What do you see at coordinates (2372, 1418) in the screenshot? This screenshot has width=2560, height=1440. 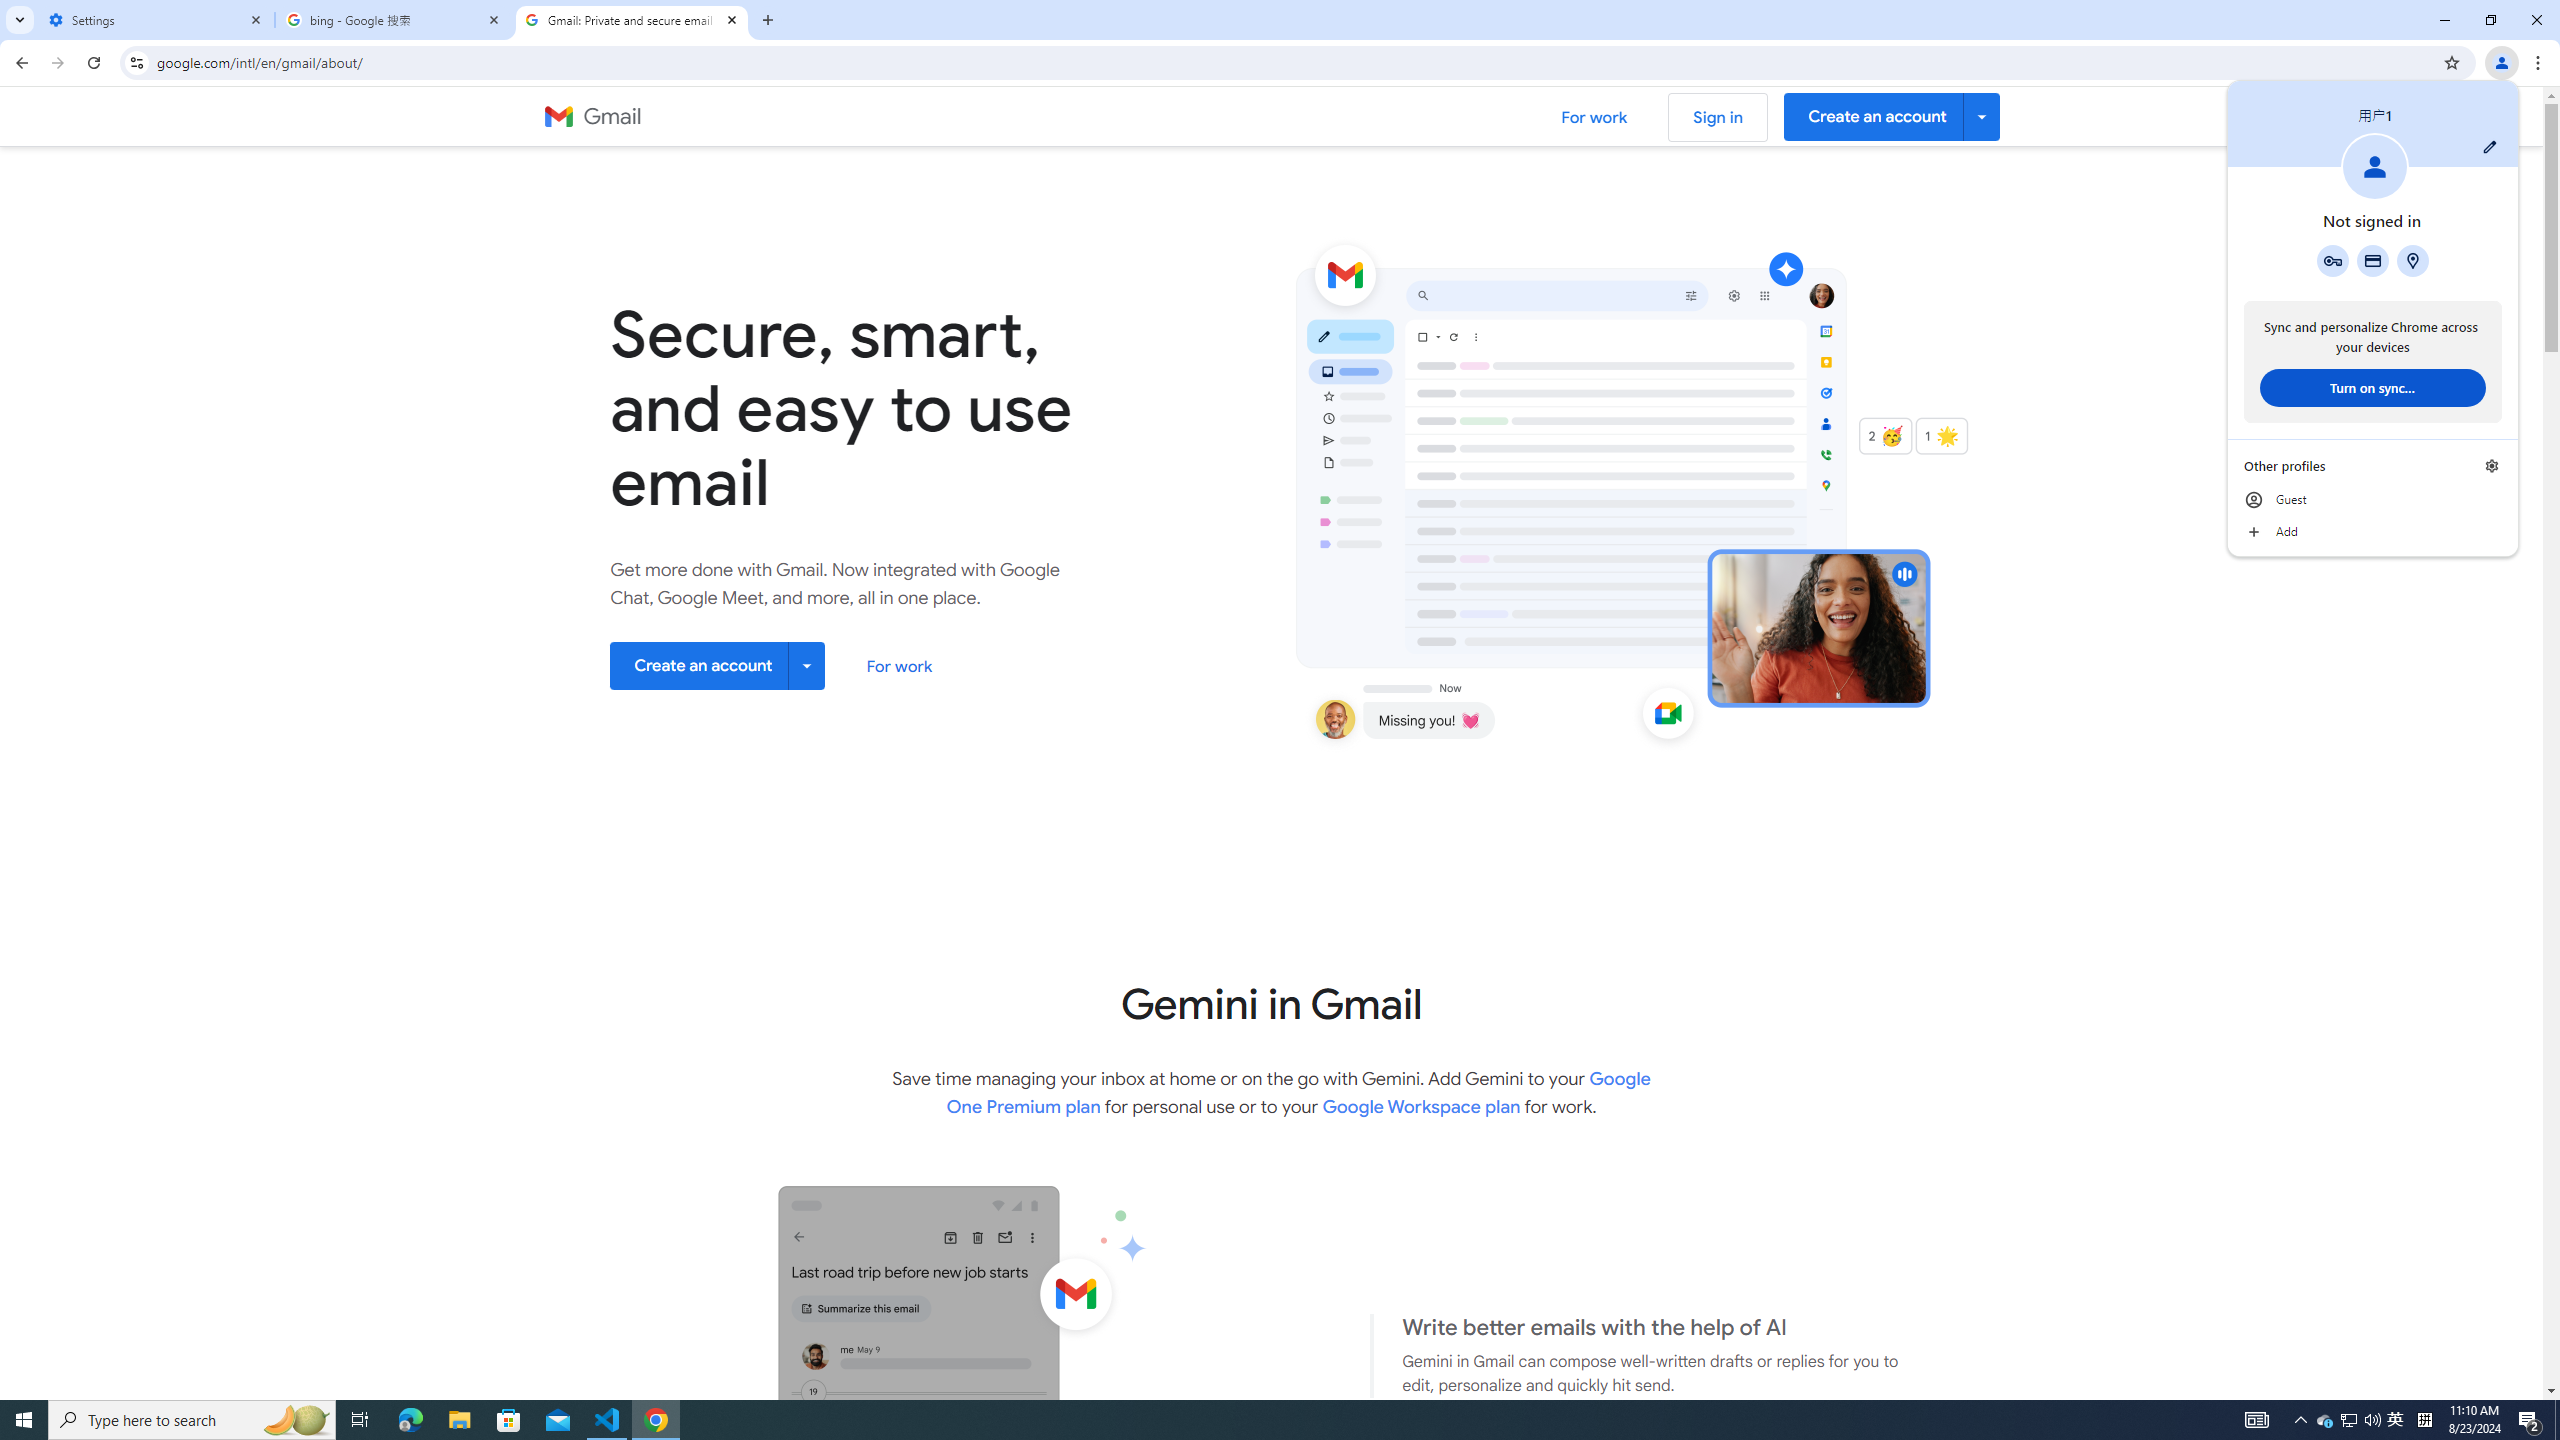 I see `'Q2790: 100%'` at bounding box center [2372, 1418].